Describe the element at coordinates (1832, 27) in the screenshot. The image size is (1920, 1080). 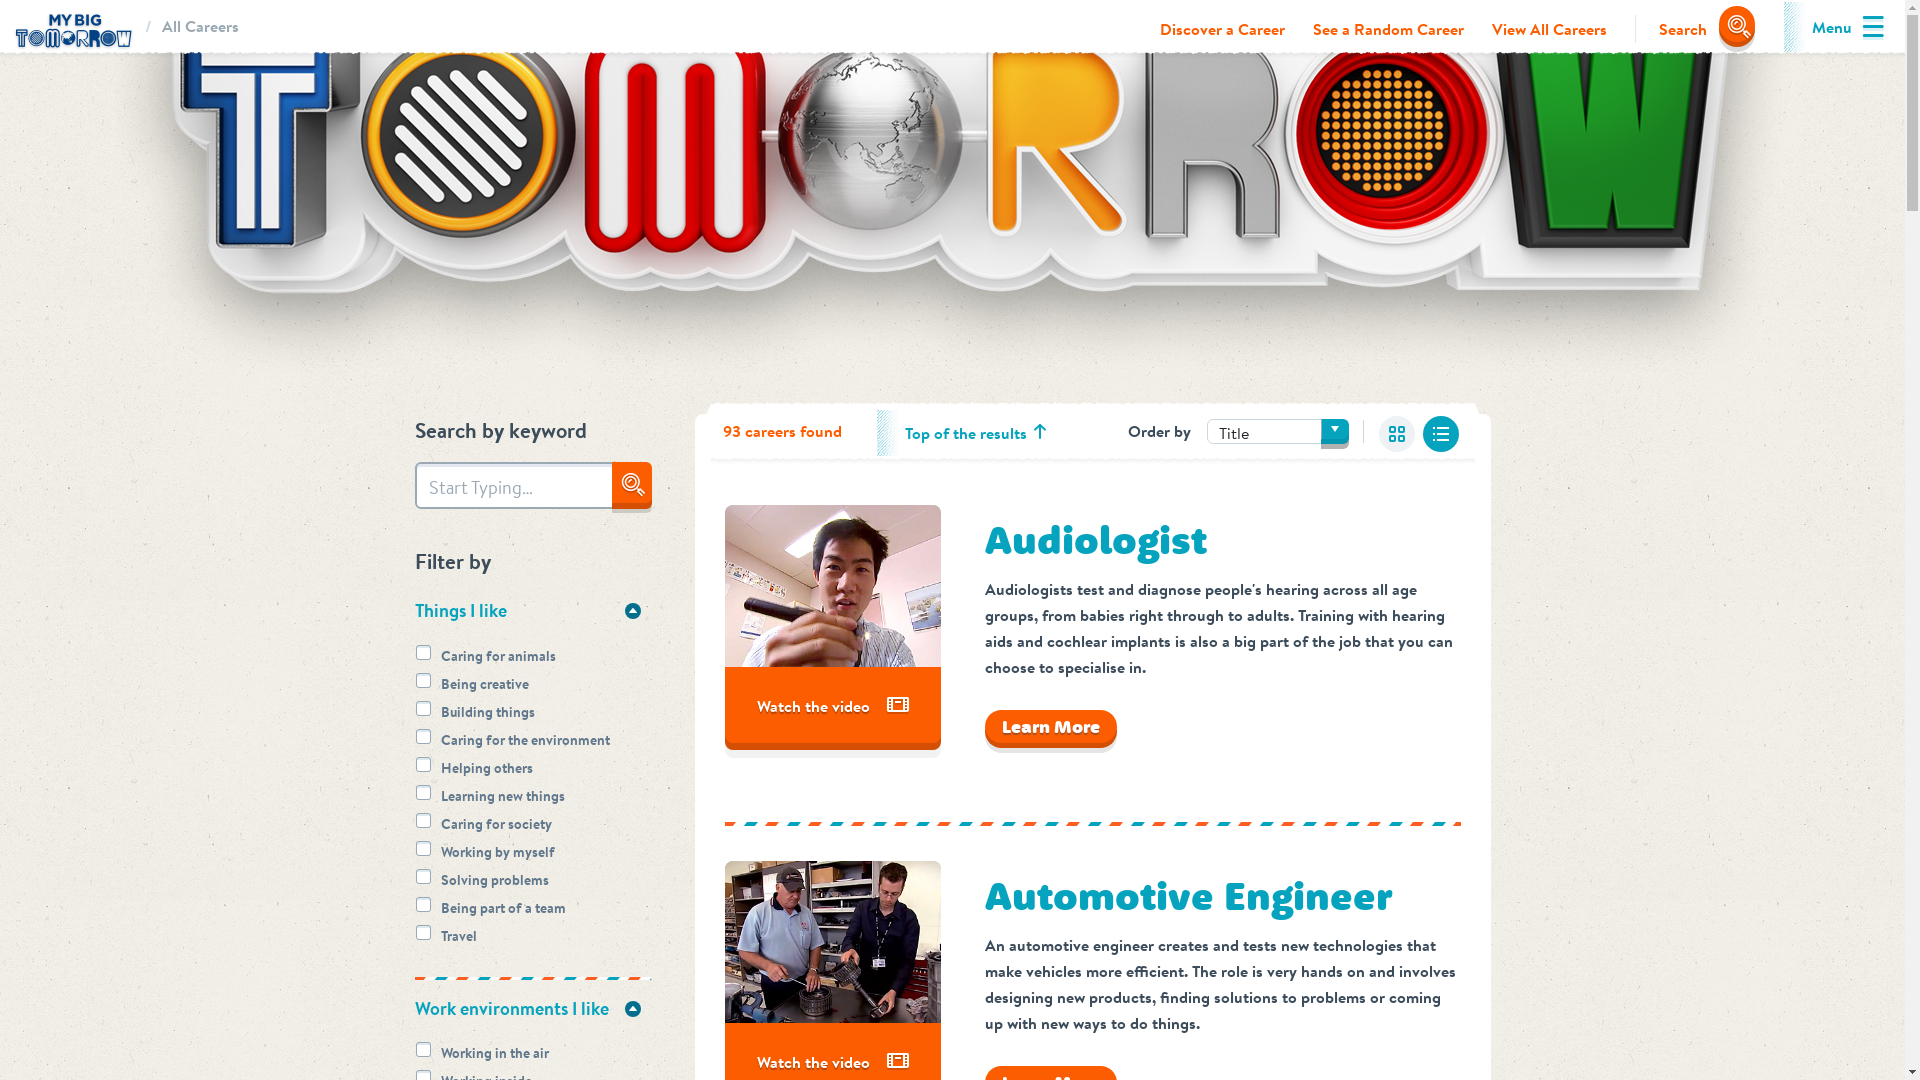
I see `'Menu'` at that location.